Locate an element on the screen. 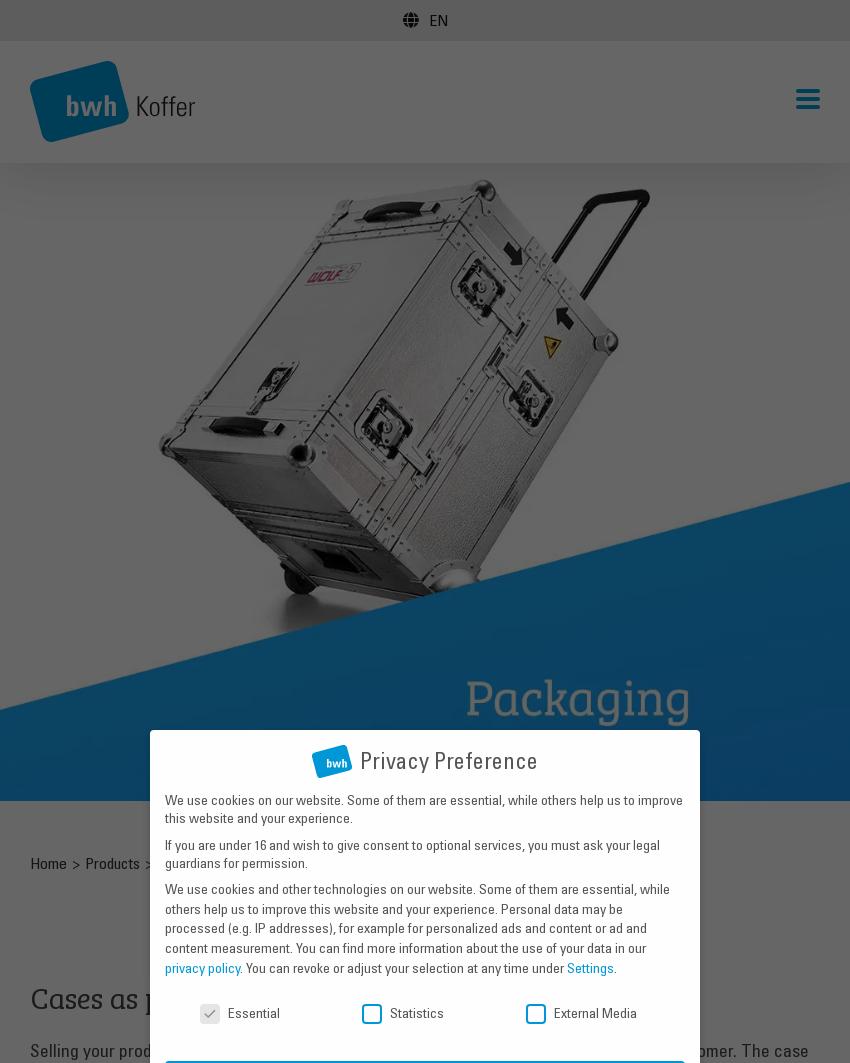 This screenshot has height=1063, width=850. 'Sie benötigen eine individuelle Kofferlösung für Ihre speziellen Anforderungen?  bwh Spezialkoffer bieten dank innovativer Ausstattungsvarianten die perfekte Lösung für Sie.' is located at coordinates (316, 157).